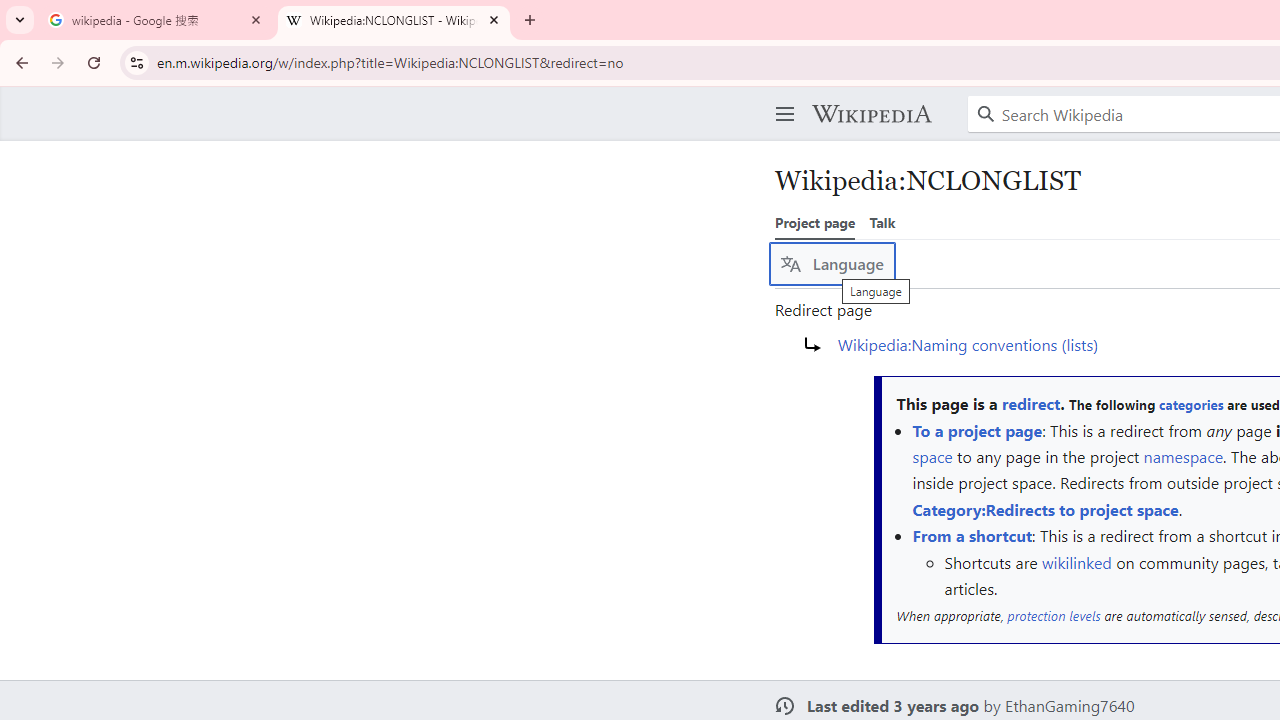  What do you see at coordinates (968, 342) in the screenshot?
I see `'Wikipedia:Naming conventions (lists)'` at bounding box center [968, 342].